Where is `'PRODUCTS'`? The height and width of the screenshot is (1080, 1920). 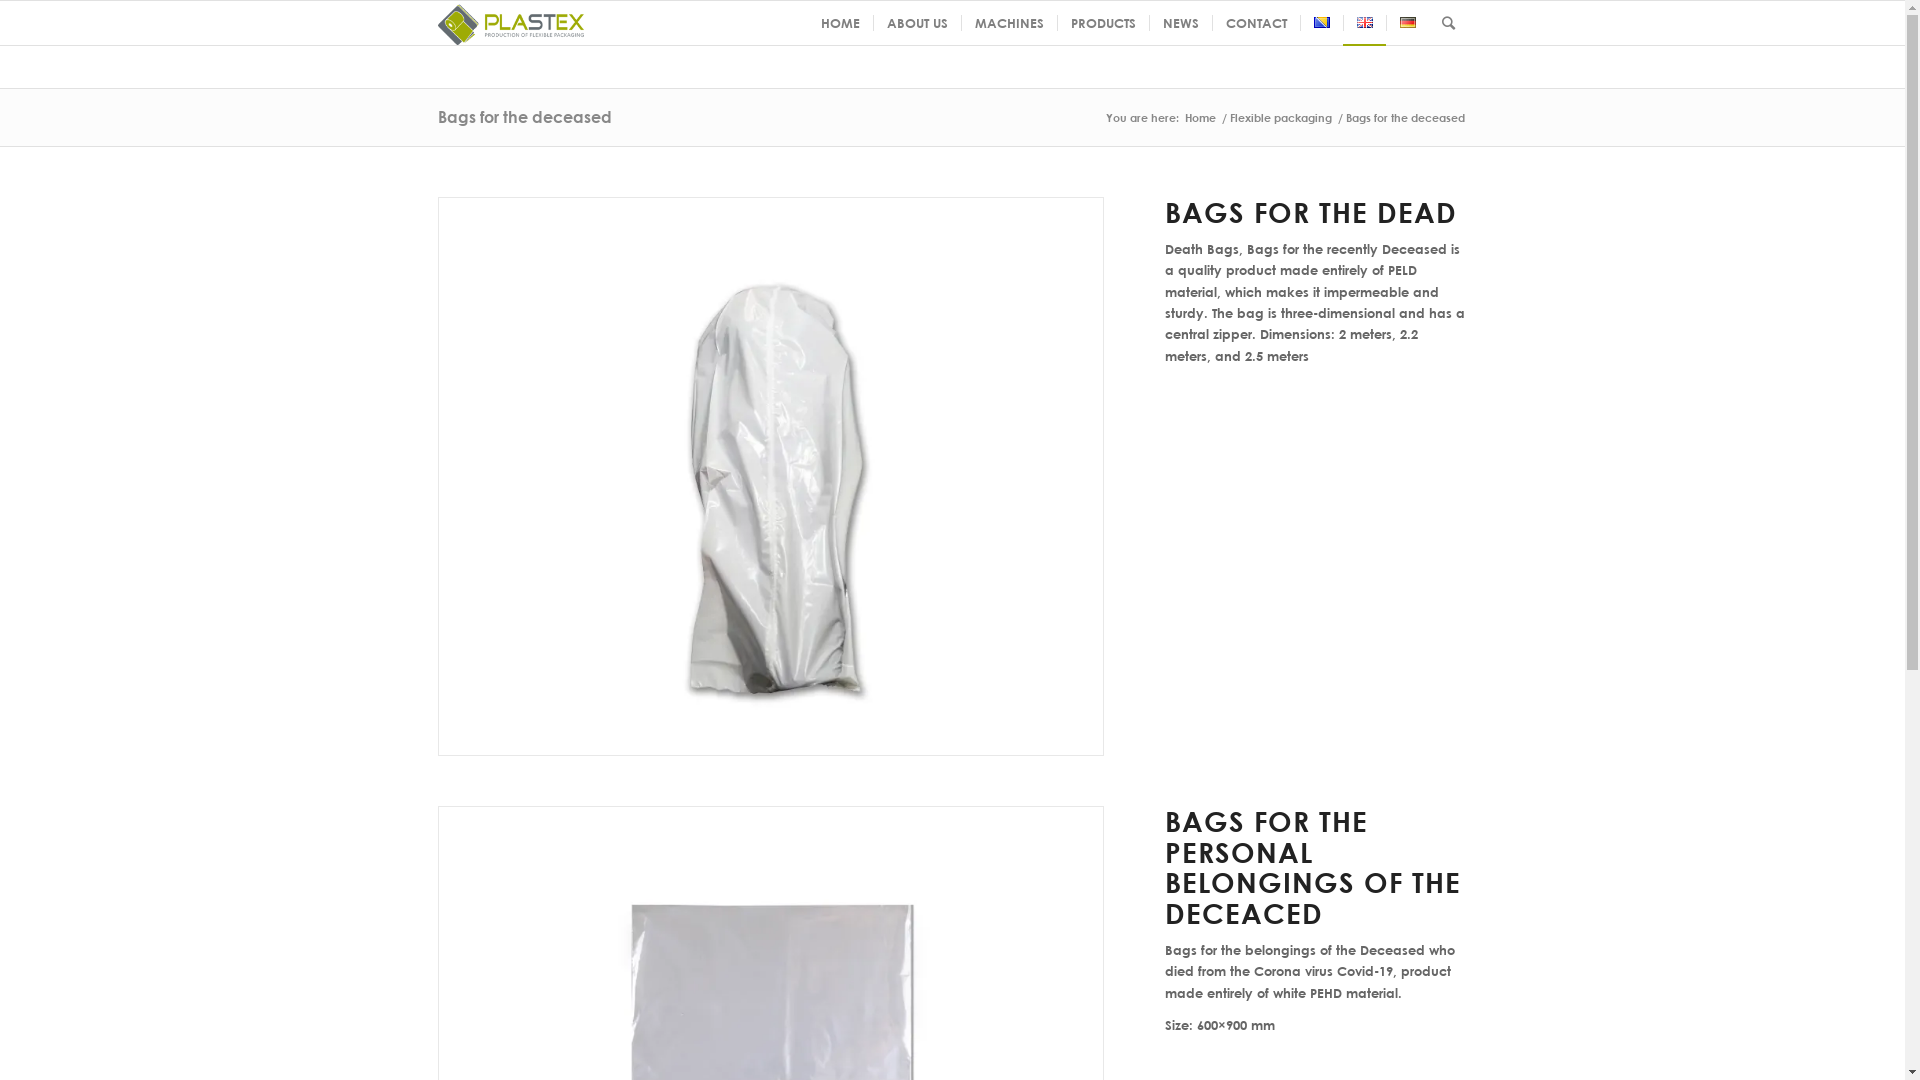 'PRODUCTS' is located at coordinates (1101, 23).